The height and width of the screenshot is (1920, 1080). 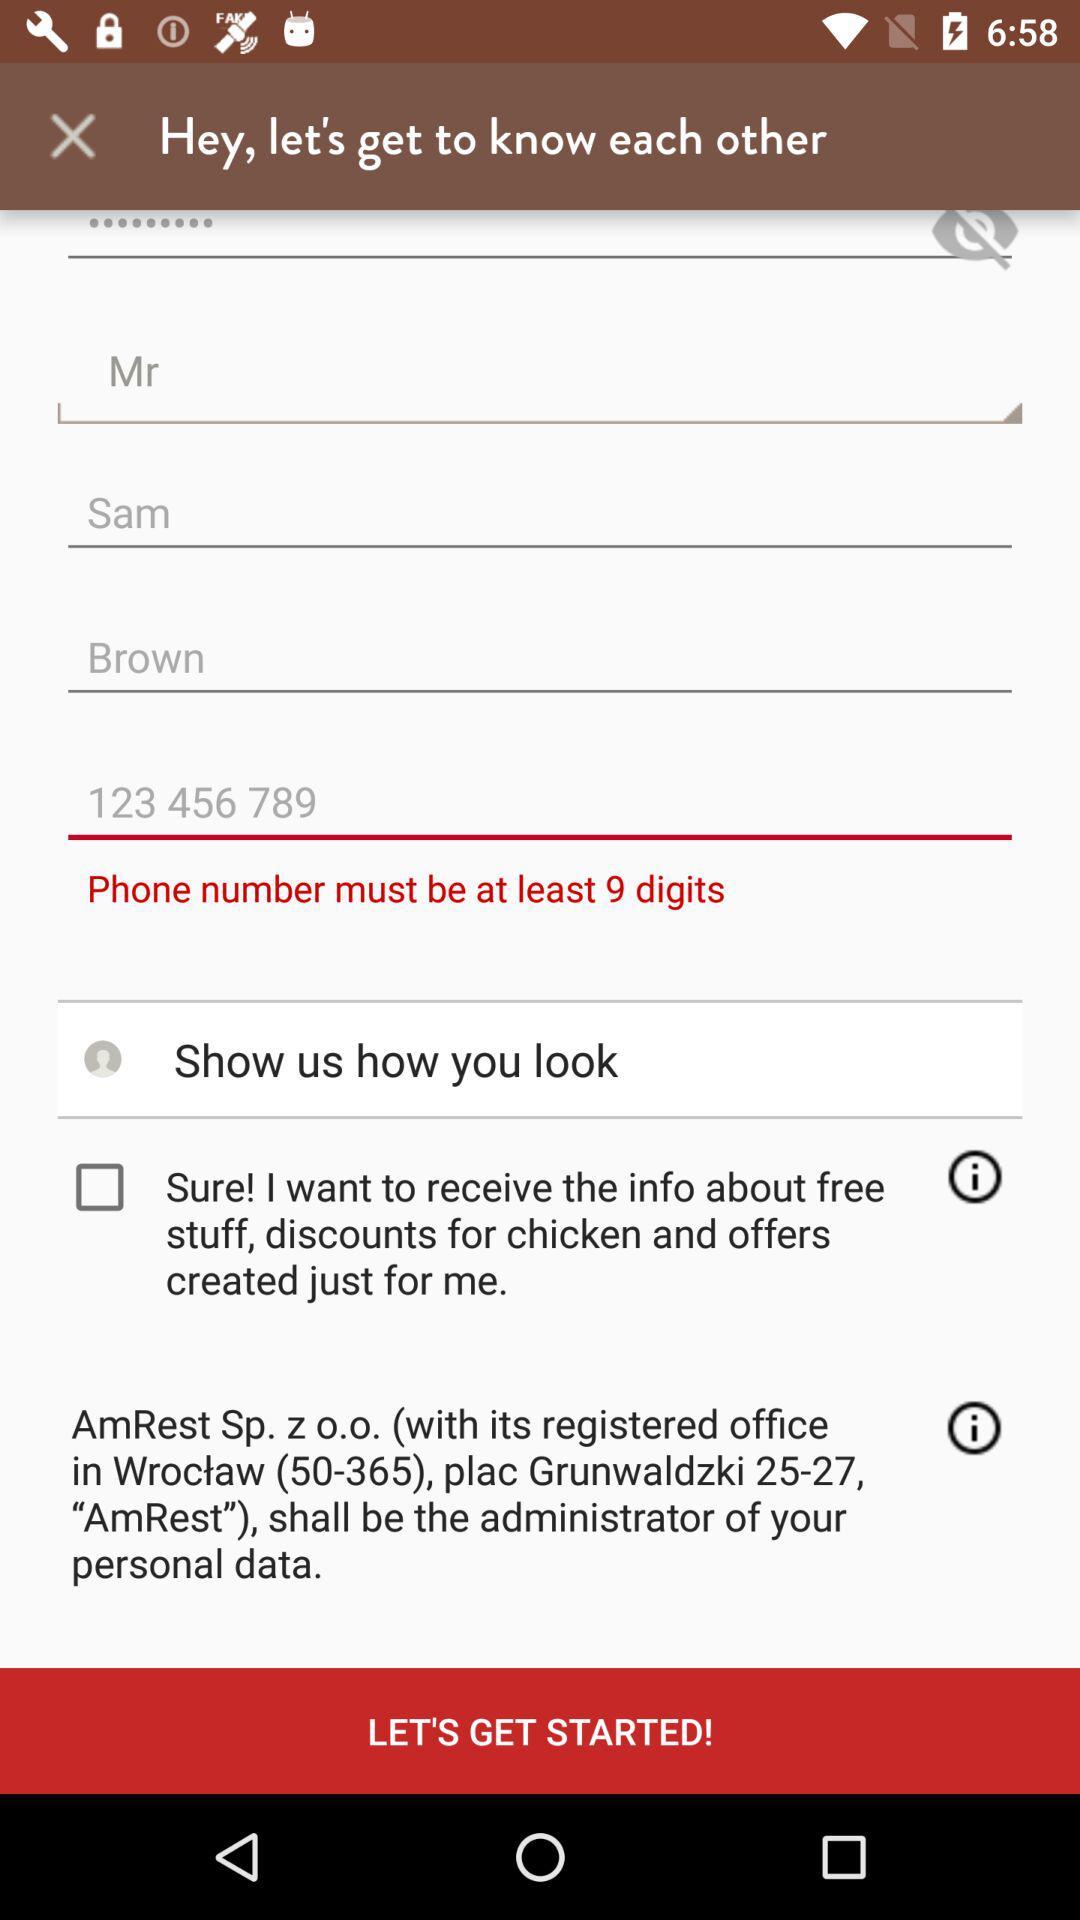 What do you see at coordinates (973, 1427) in the screenshot?
I see `the icon above let s get` at bounding box center [973, 1427].